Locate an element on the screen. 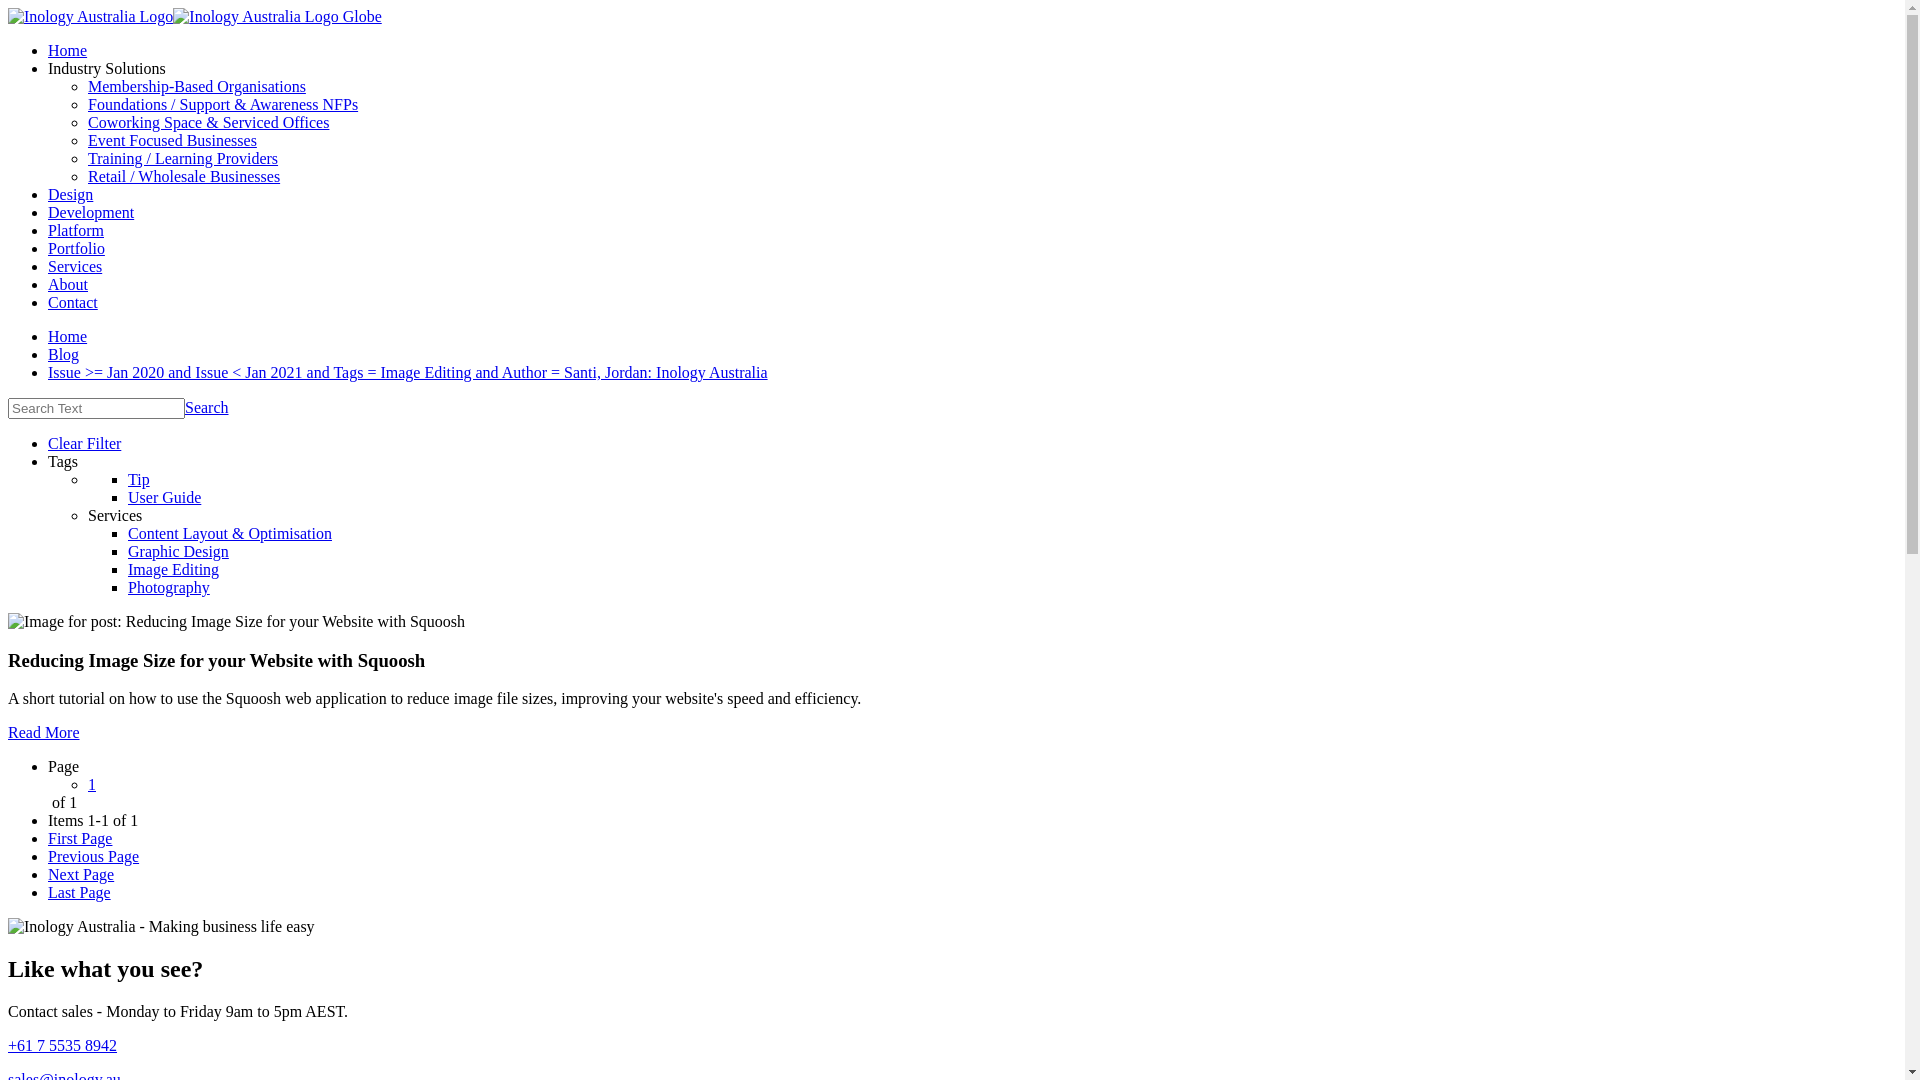  'Tip' is located at coordinates (138, 479).